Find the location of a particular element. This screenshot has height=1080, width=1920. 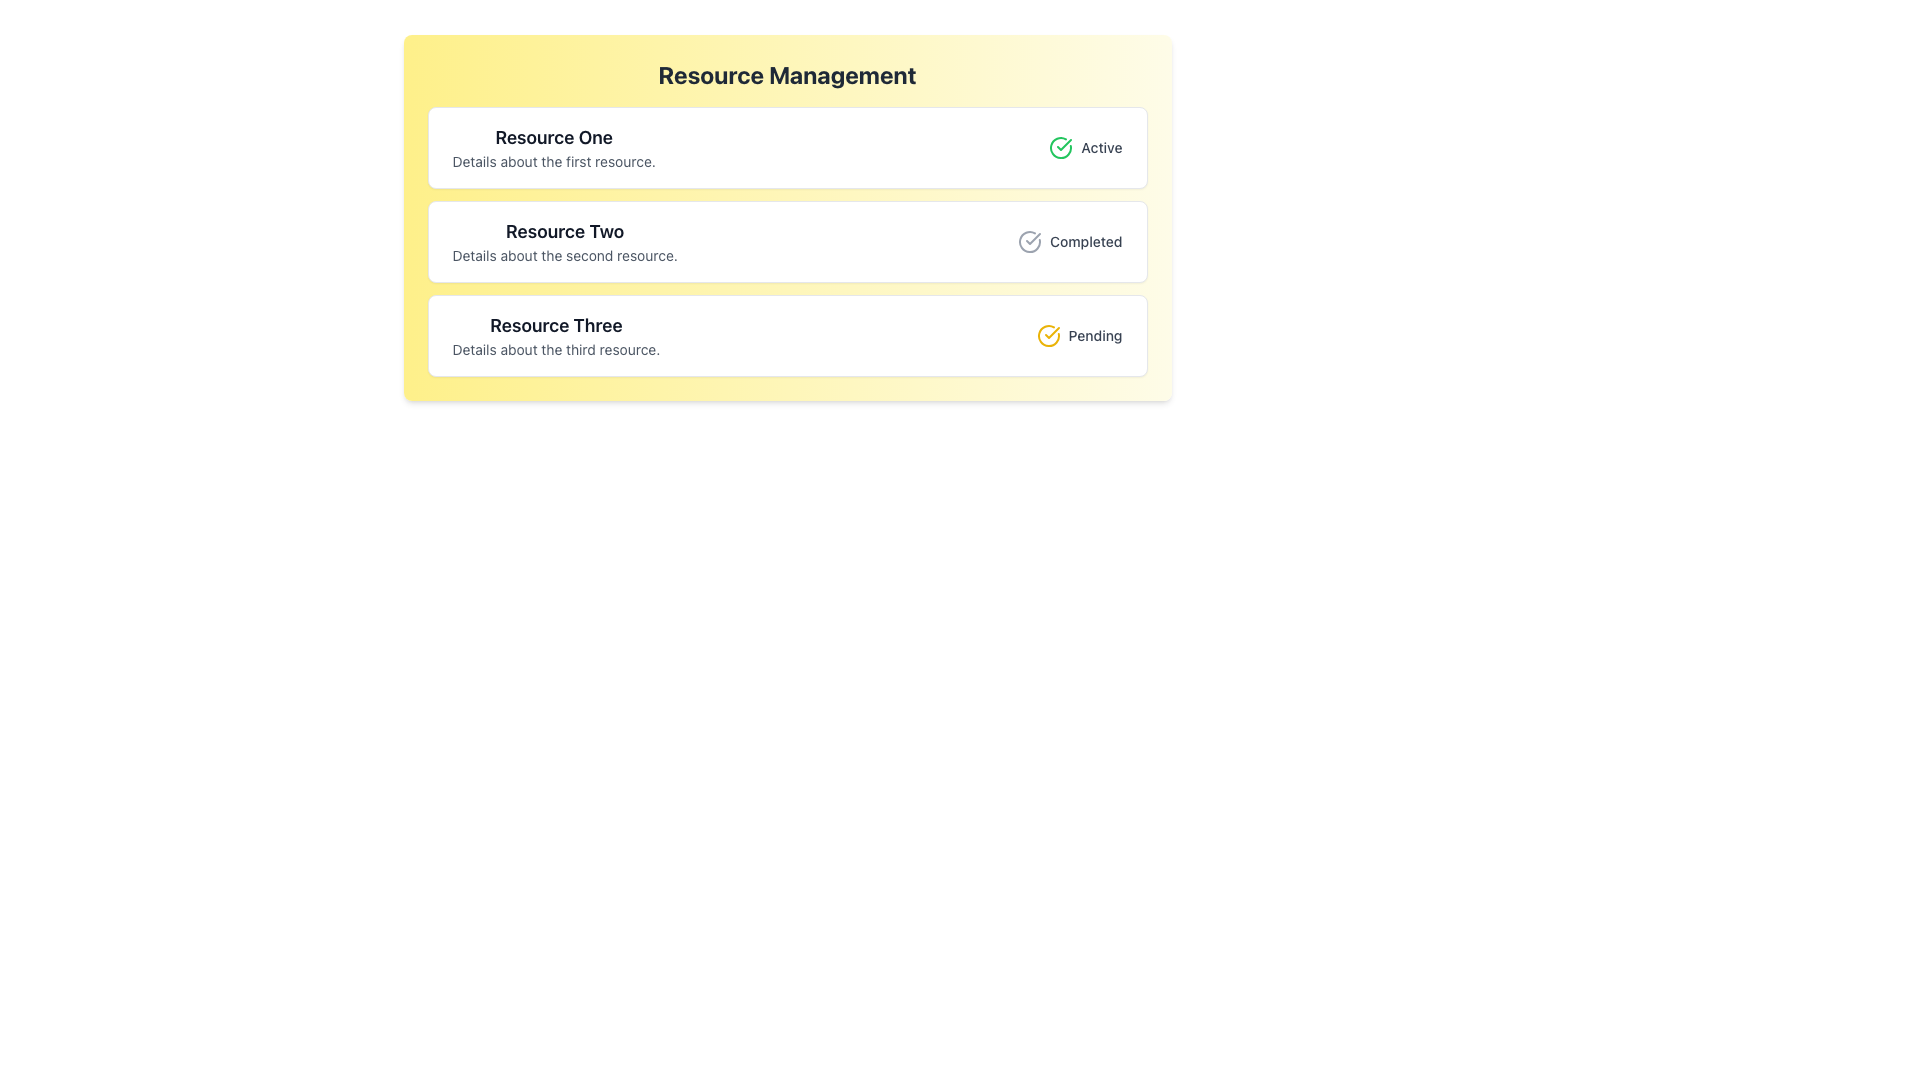

text element that contains 'Details about the first resource.' positioned below the heading 'Resource One.' is located at coordinates (554, 161).